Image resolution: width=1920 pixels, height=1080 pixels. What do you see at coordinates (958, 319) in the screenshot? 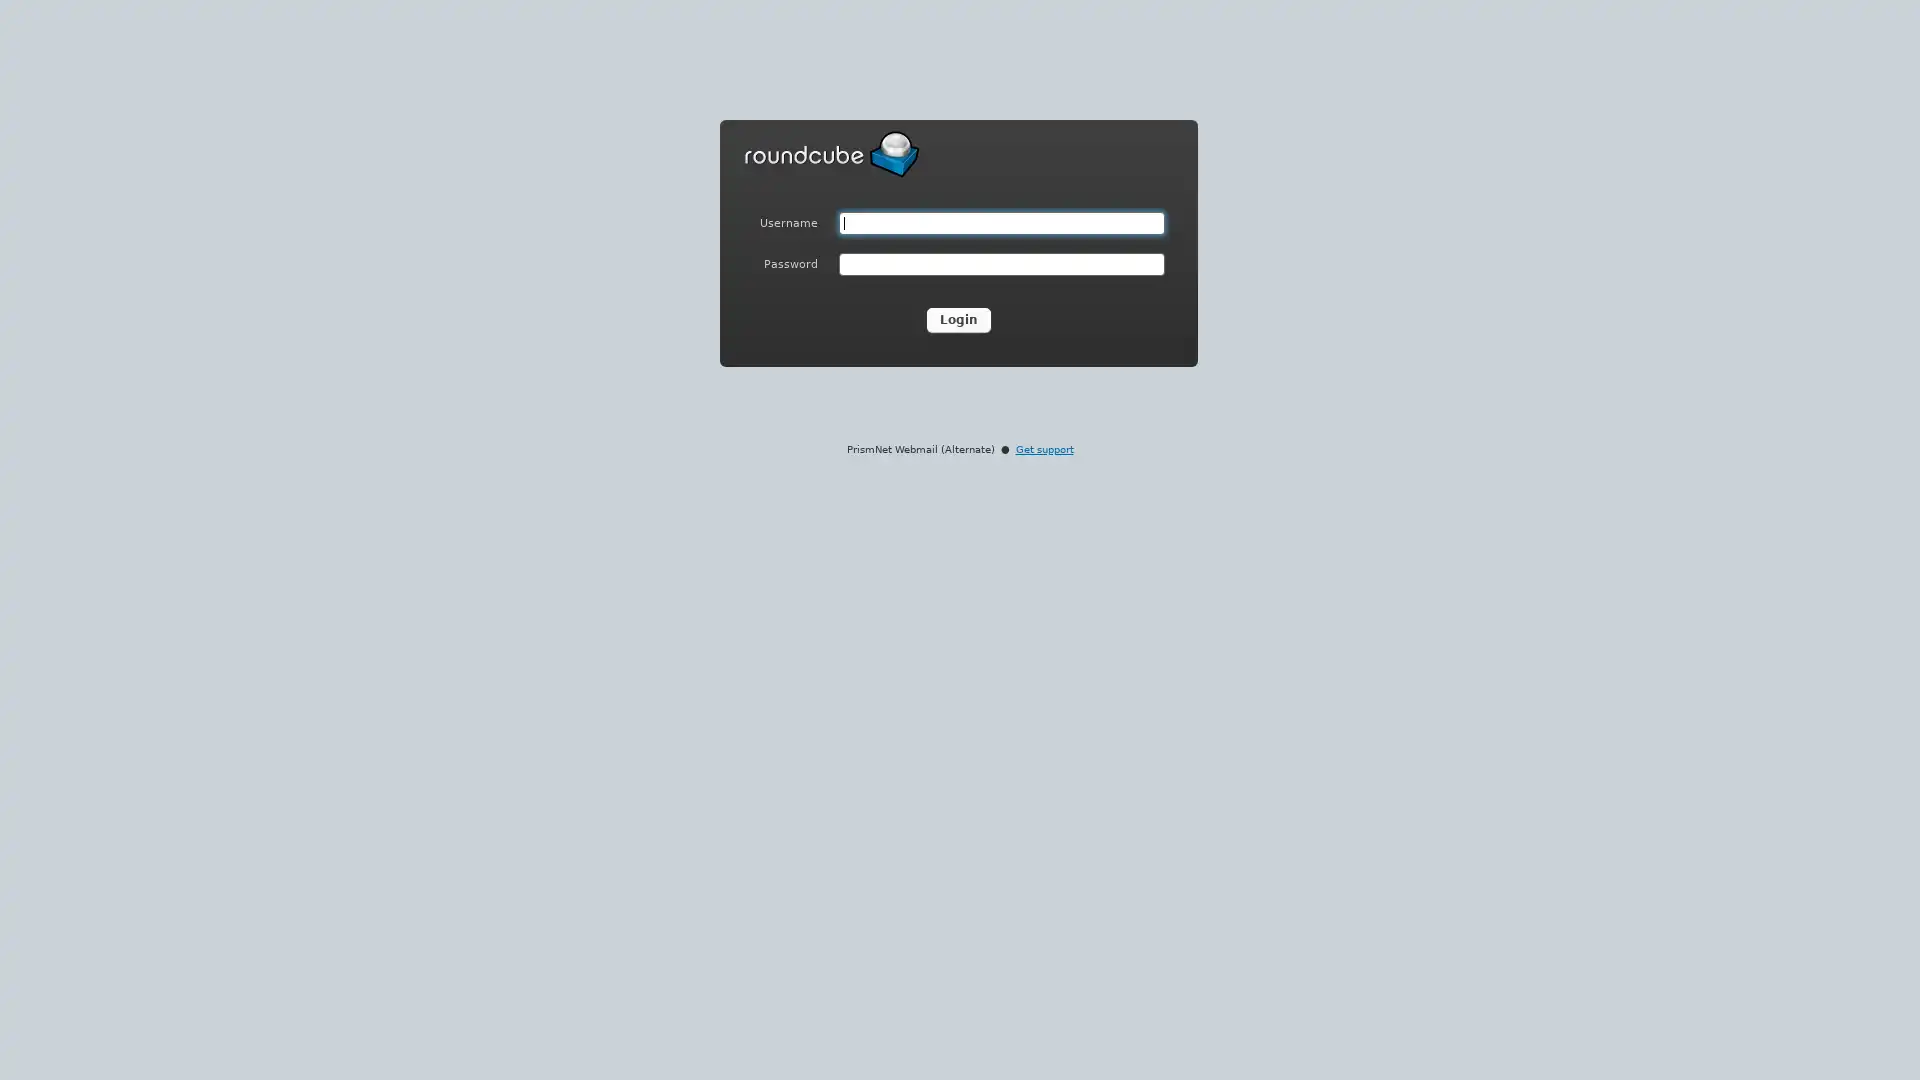
I see `Login` at bounding box center [958, 319].